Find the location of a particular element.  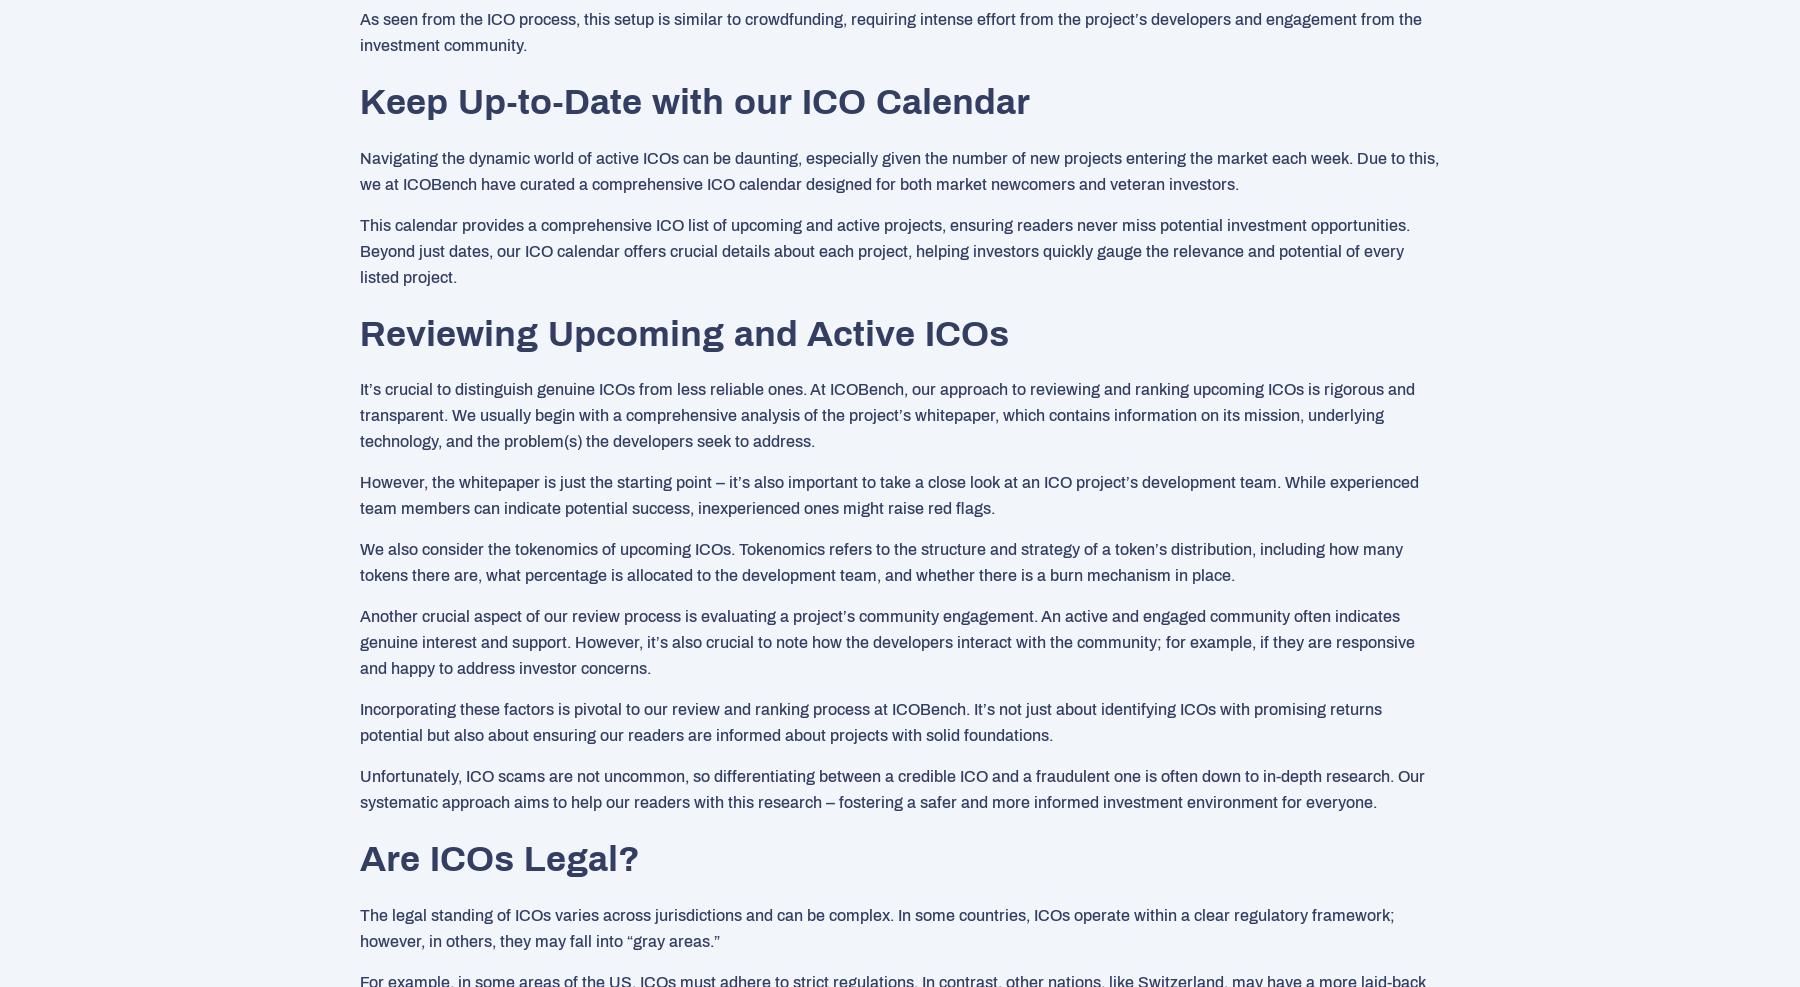

'The legal standing of ICOs varies across jurisdictions and can be complex. In some countries, ICOs operate within a clear regulatory framework; however, in others, they may fall into “gray areas.”' is located at coordinates (877, 928).